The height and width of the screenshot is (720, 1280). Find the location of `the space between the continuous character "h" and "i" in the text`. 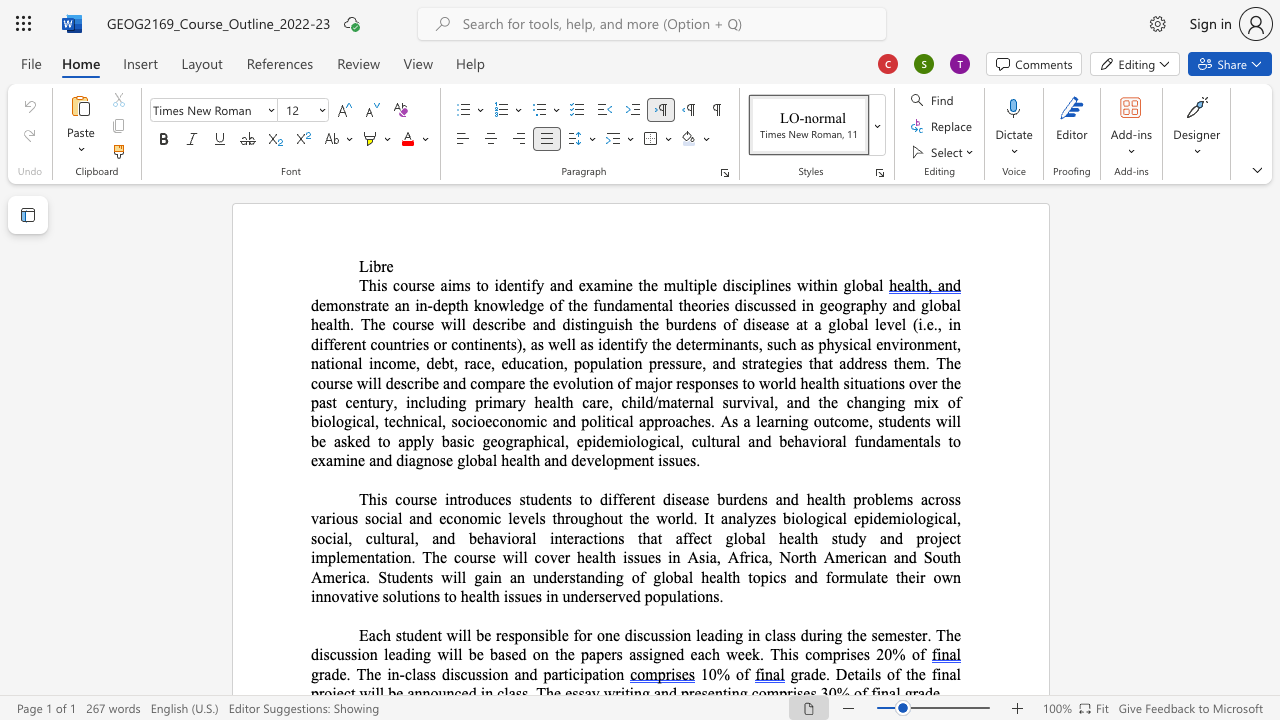

the space between the continuous character "h" and "i" in the text is located at coordinates (375, 285).